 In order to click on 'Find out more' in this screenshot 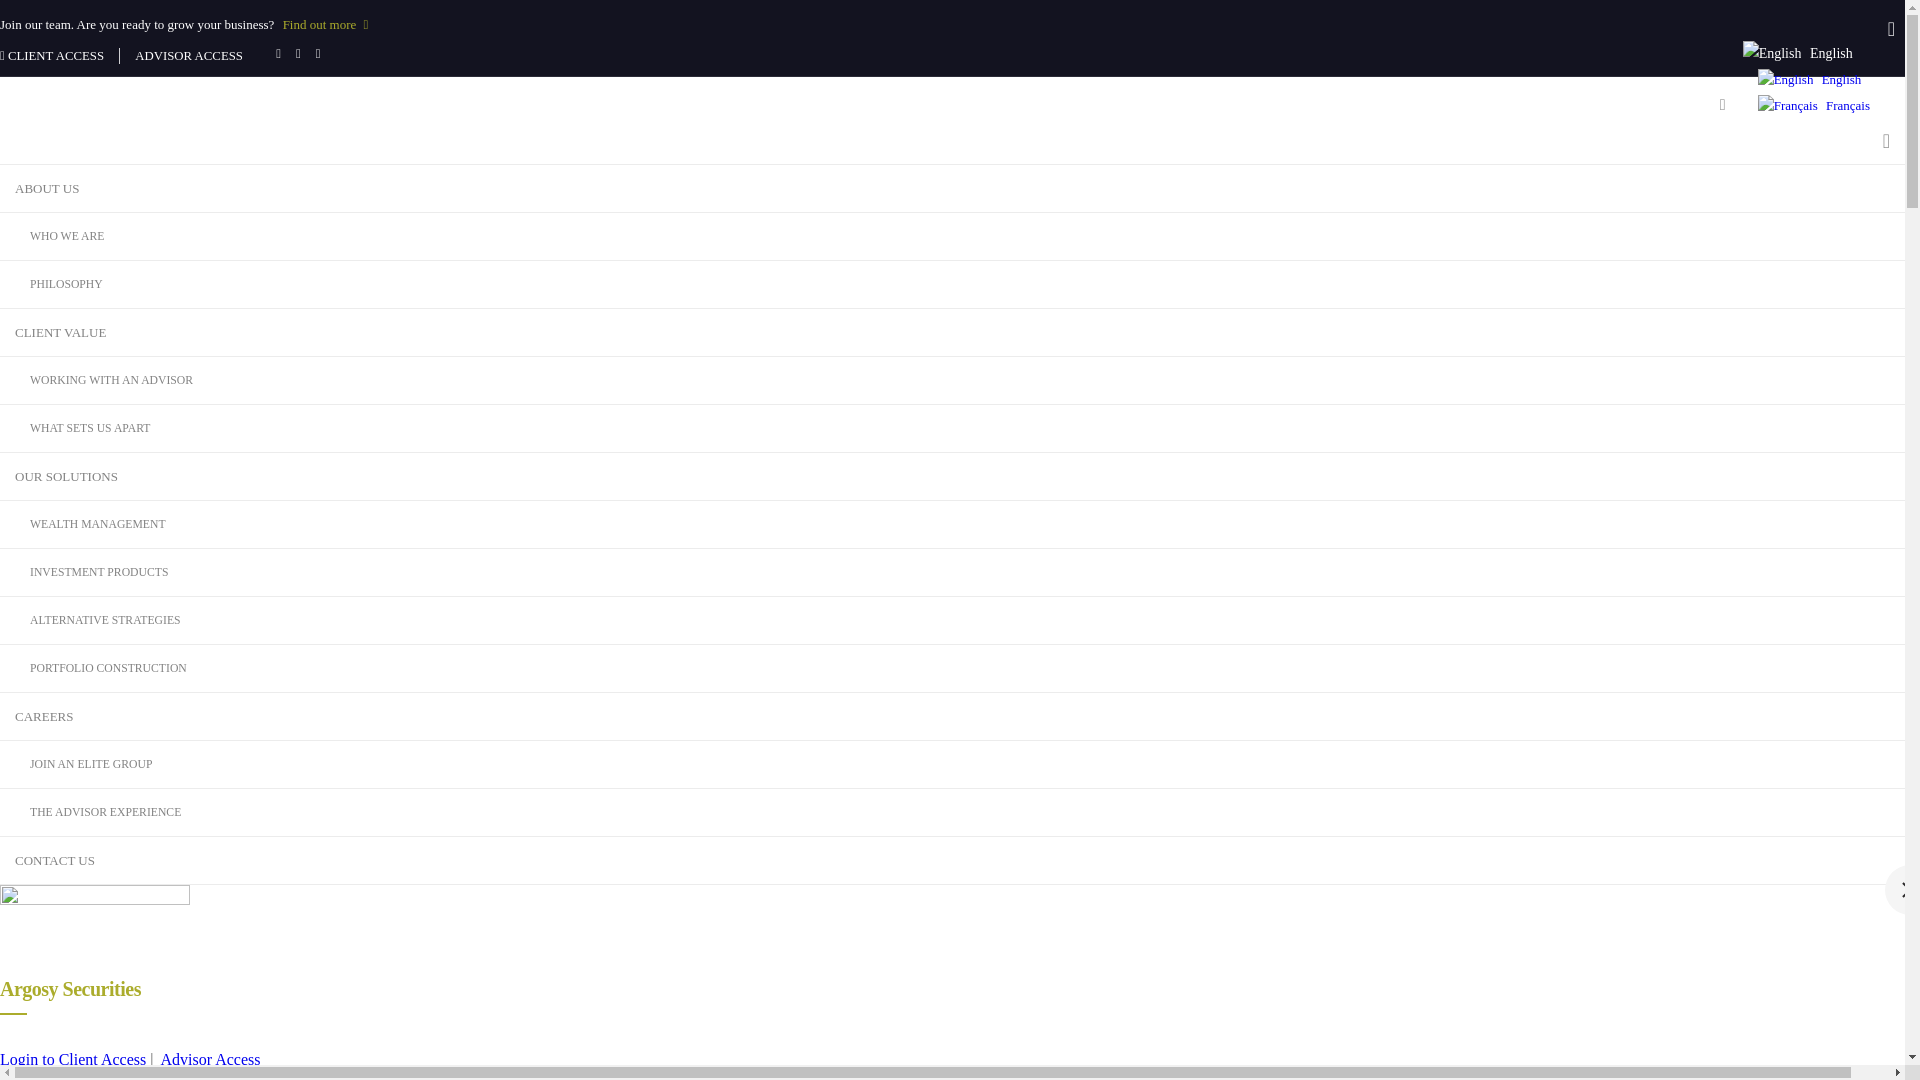, I will do `click(282, 24)`.